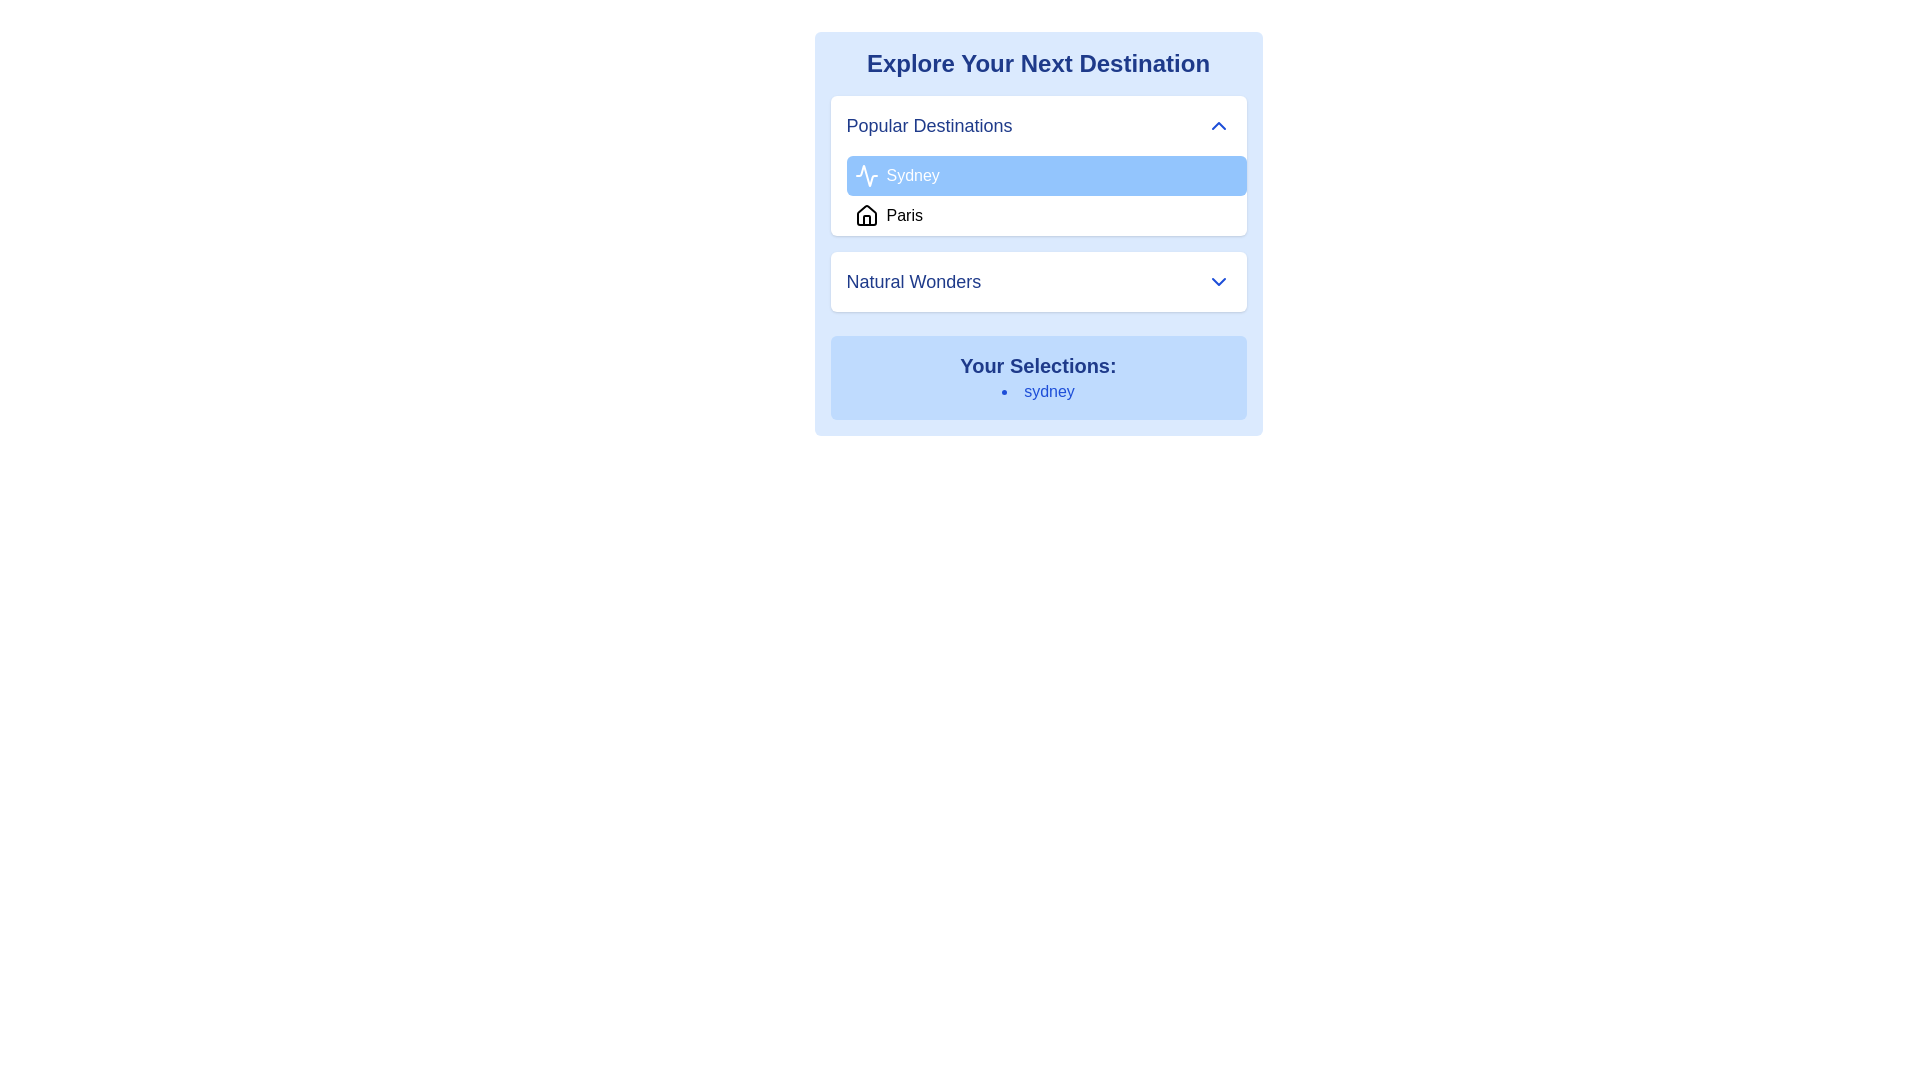  What do you see at coordinates (911, 175) in the screenshot?
I see `the text label 'Sydney' displayed in white color against a blue background` at bounding box center [911, 175].